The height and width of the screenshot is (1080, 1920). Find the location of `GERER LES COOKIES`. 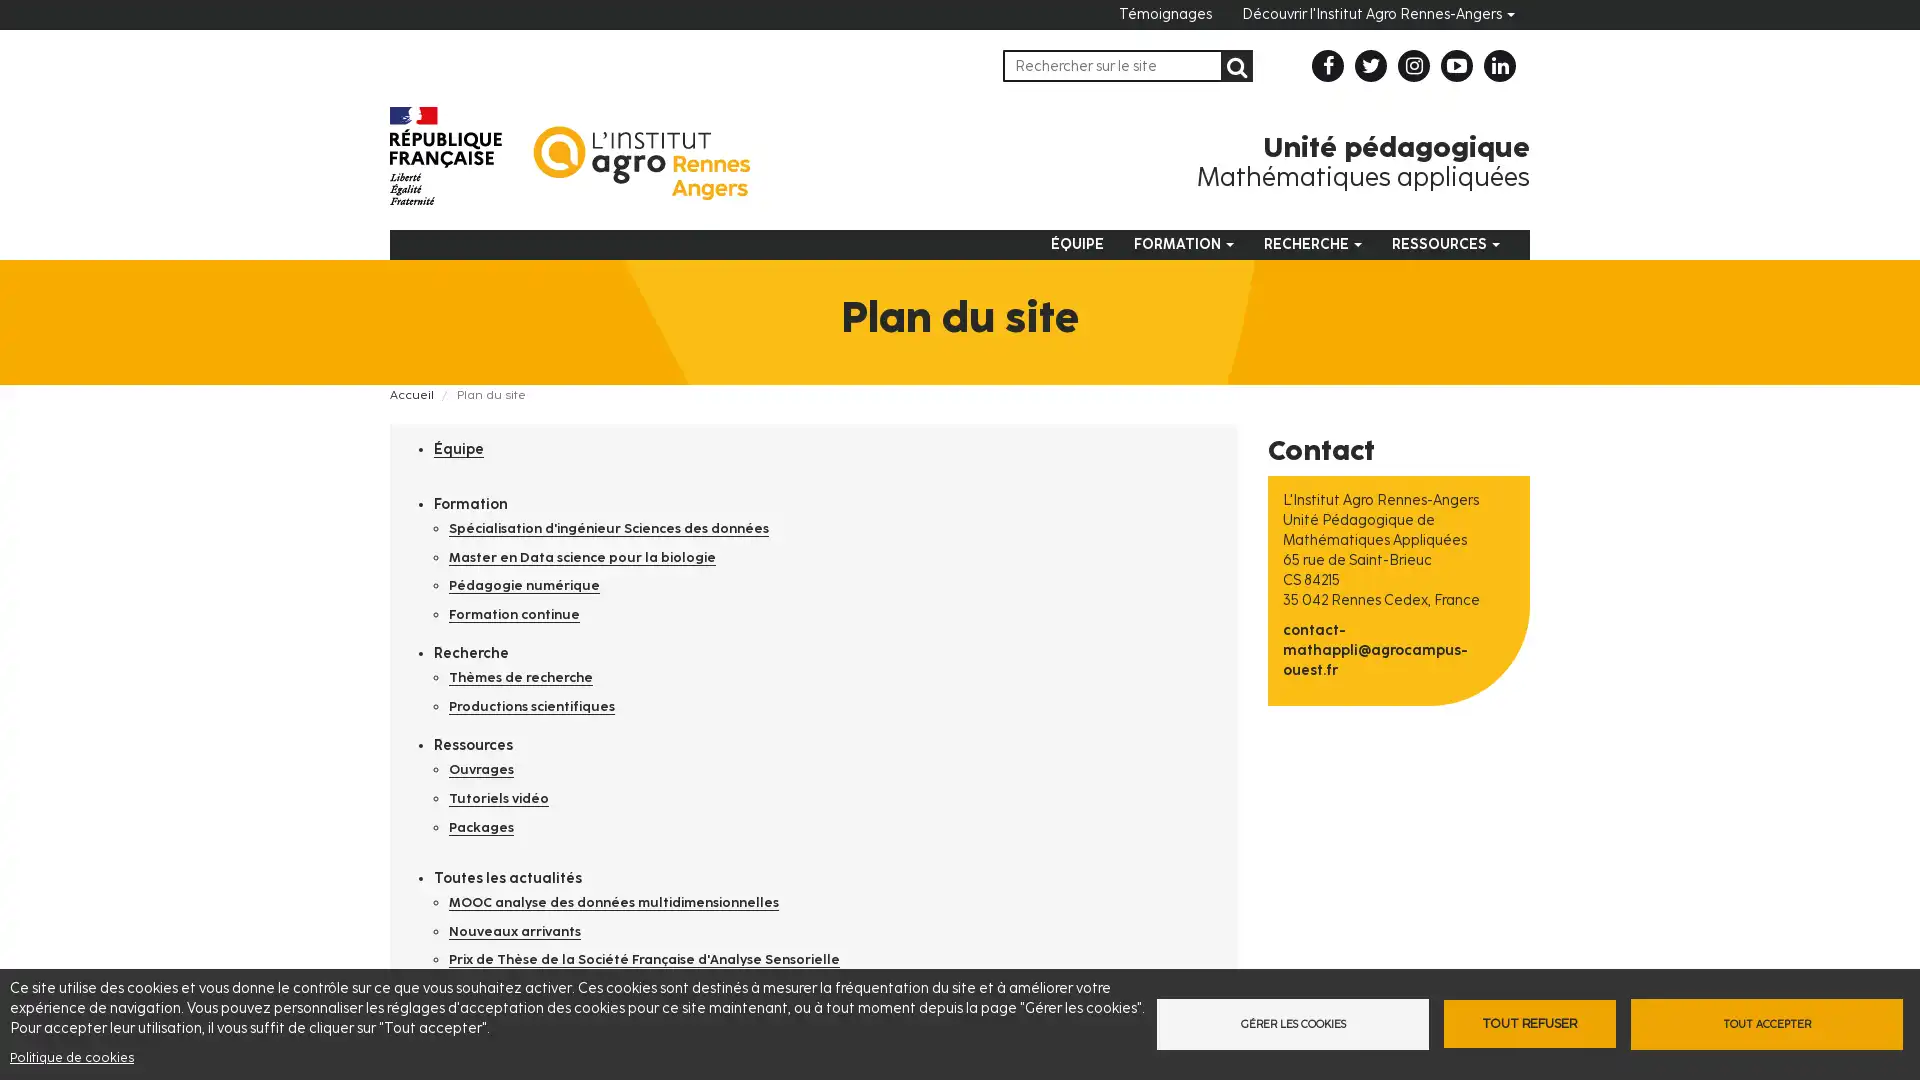

GERER LES COOKIES is located at coordinates (1286, 1023).